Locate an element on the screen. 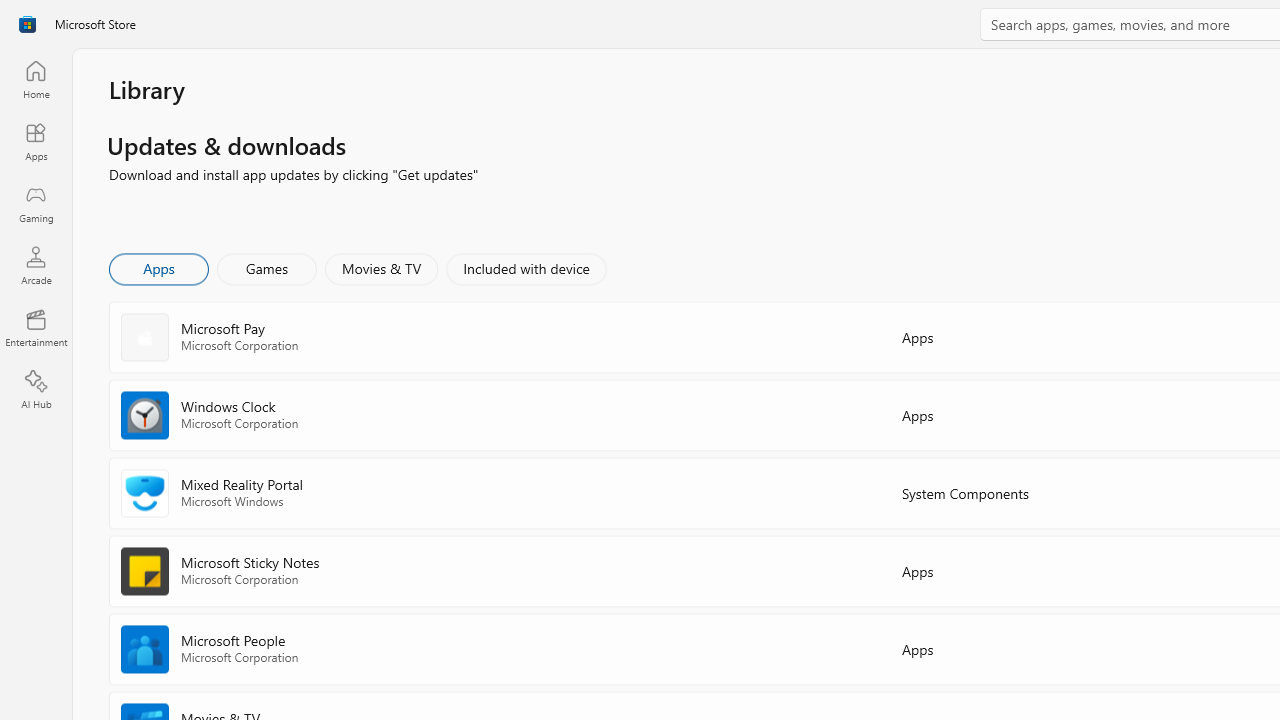 The width and height of the screenshot is (1280, 720). 'Class: Image' is located at coordinates (27, 24).